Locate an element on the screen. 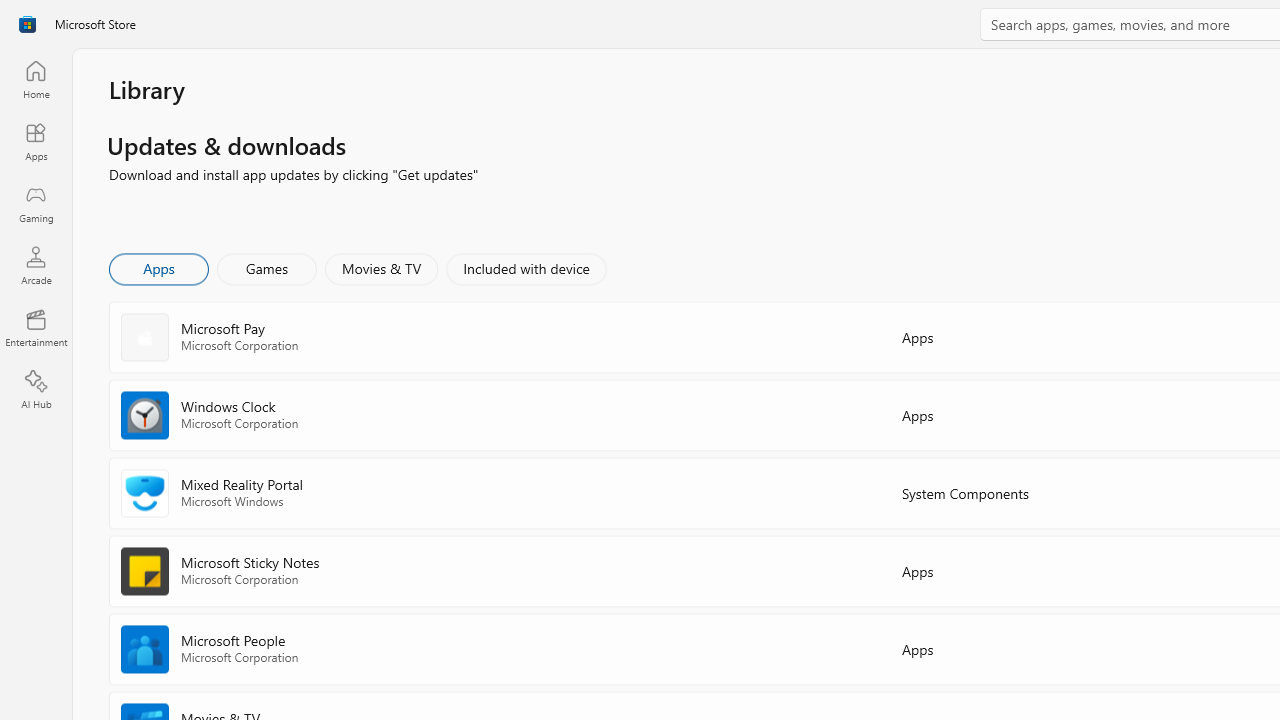 The width and height of the screenshot is (1280, 720). 'Class: Image' is located at coordinates (27, 24).